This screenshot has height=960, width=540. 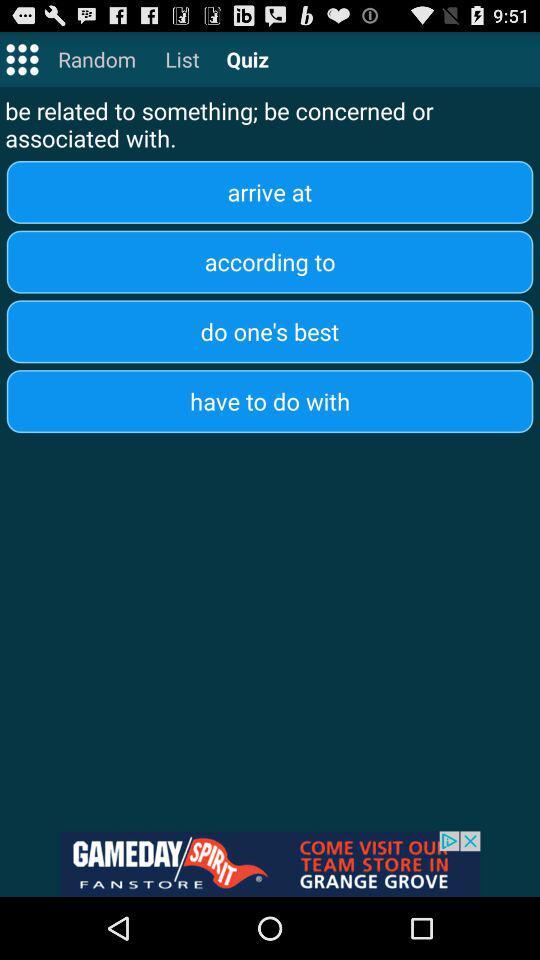 I want to click on the dialpad icon, so click(x=21, y=63).